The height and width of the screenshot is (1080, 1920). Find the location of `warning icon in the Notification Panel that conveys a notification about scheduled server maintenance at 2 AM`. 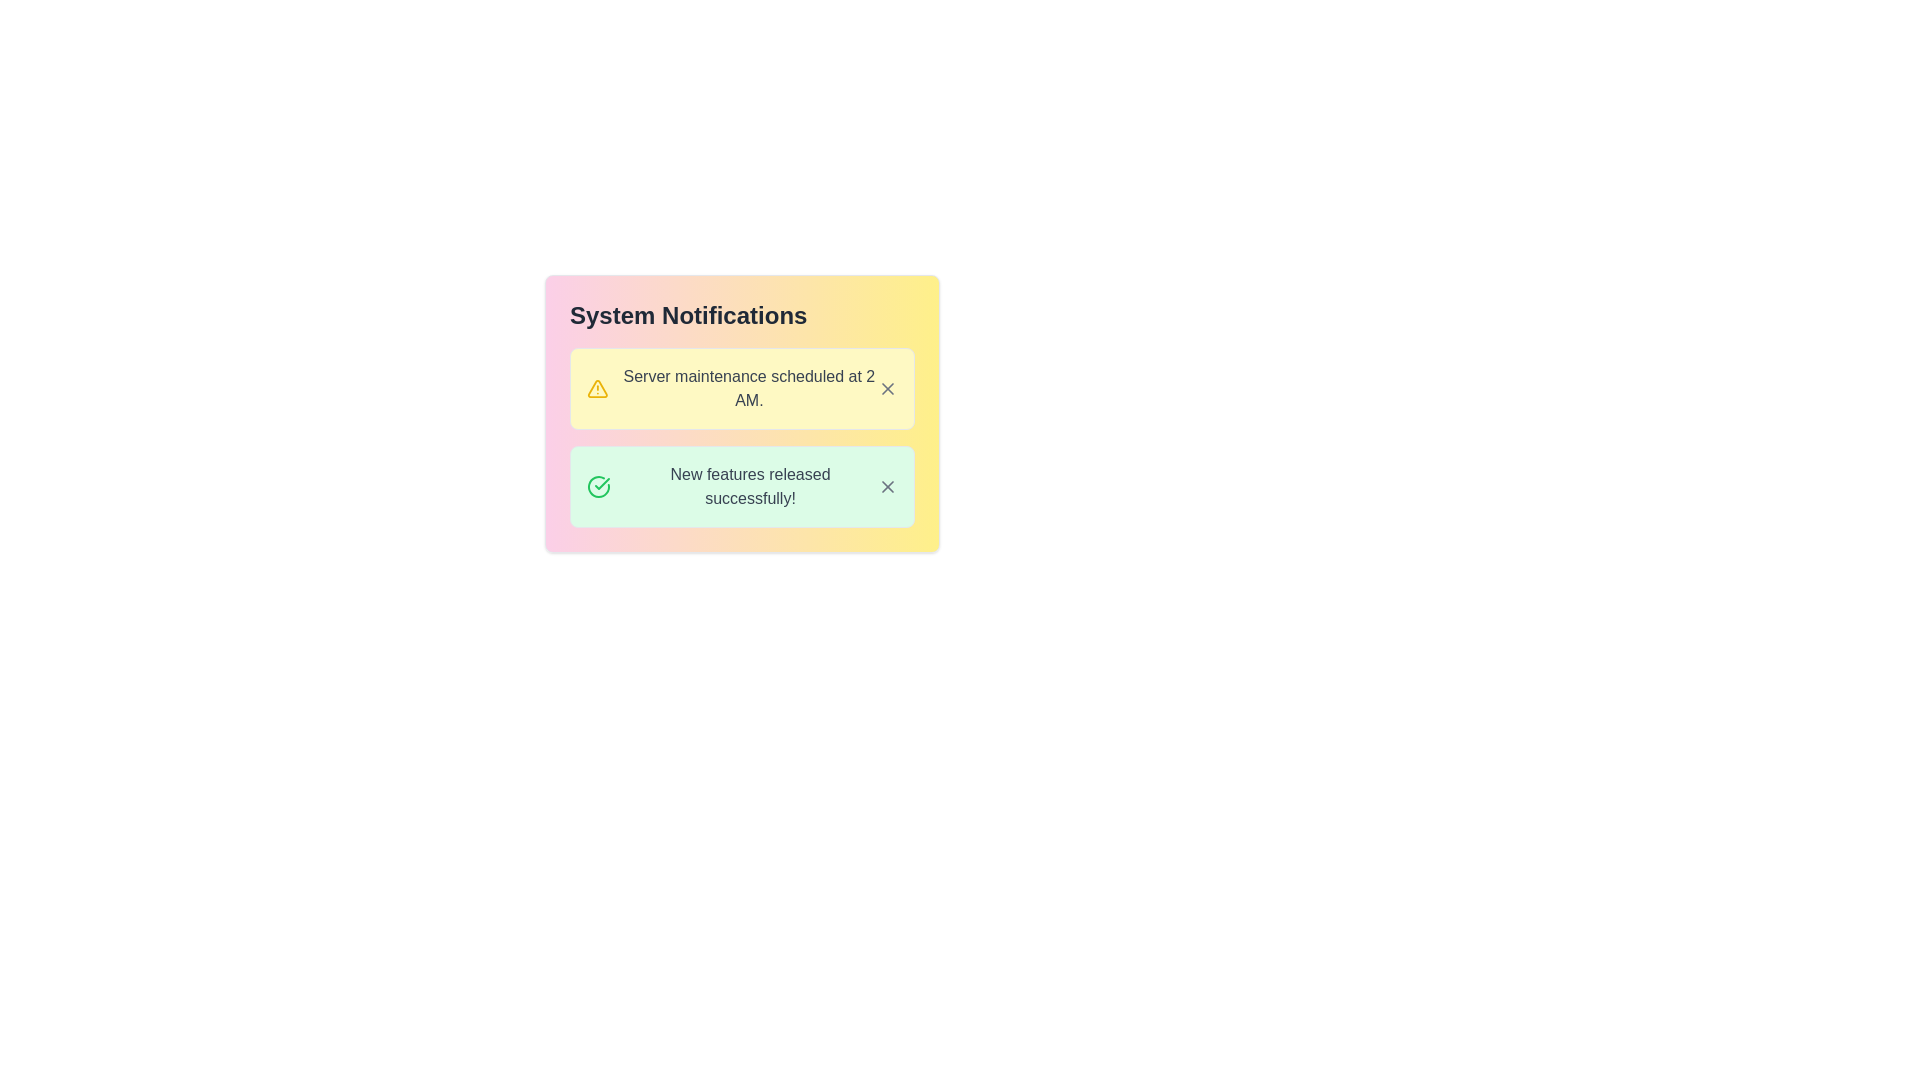

warning icon in the Notification Panel that conveys a notification about scheduled server maintenance at 2 AM is located at coordinates (741, 412).